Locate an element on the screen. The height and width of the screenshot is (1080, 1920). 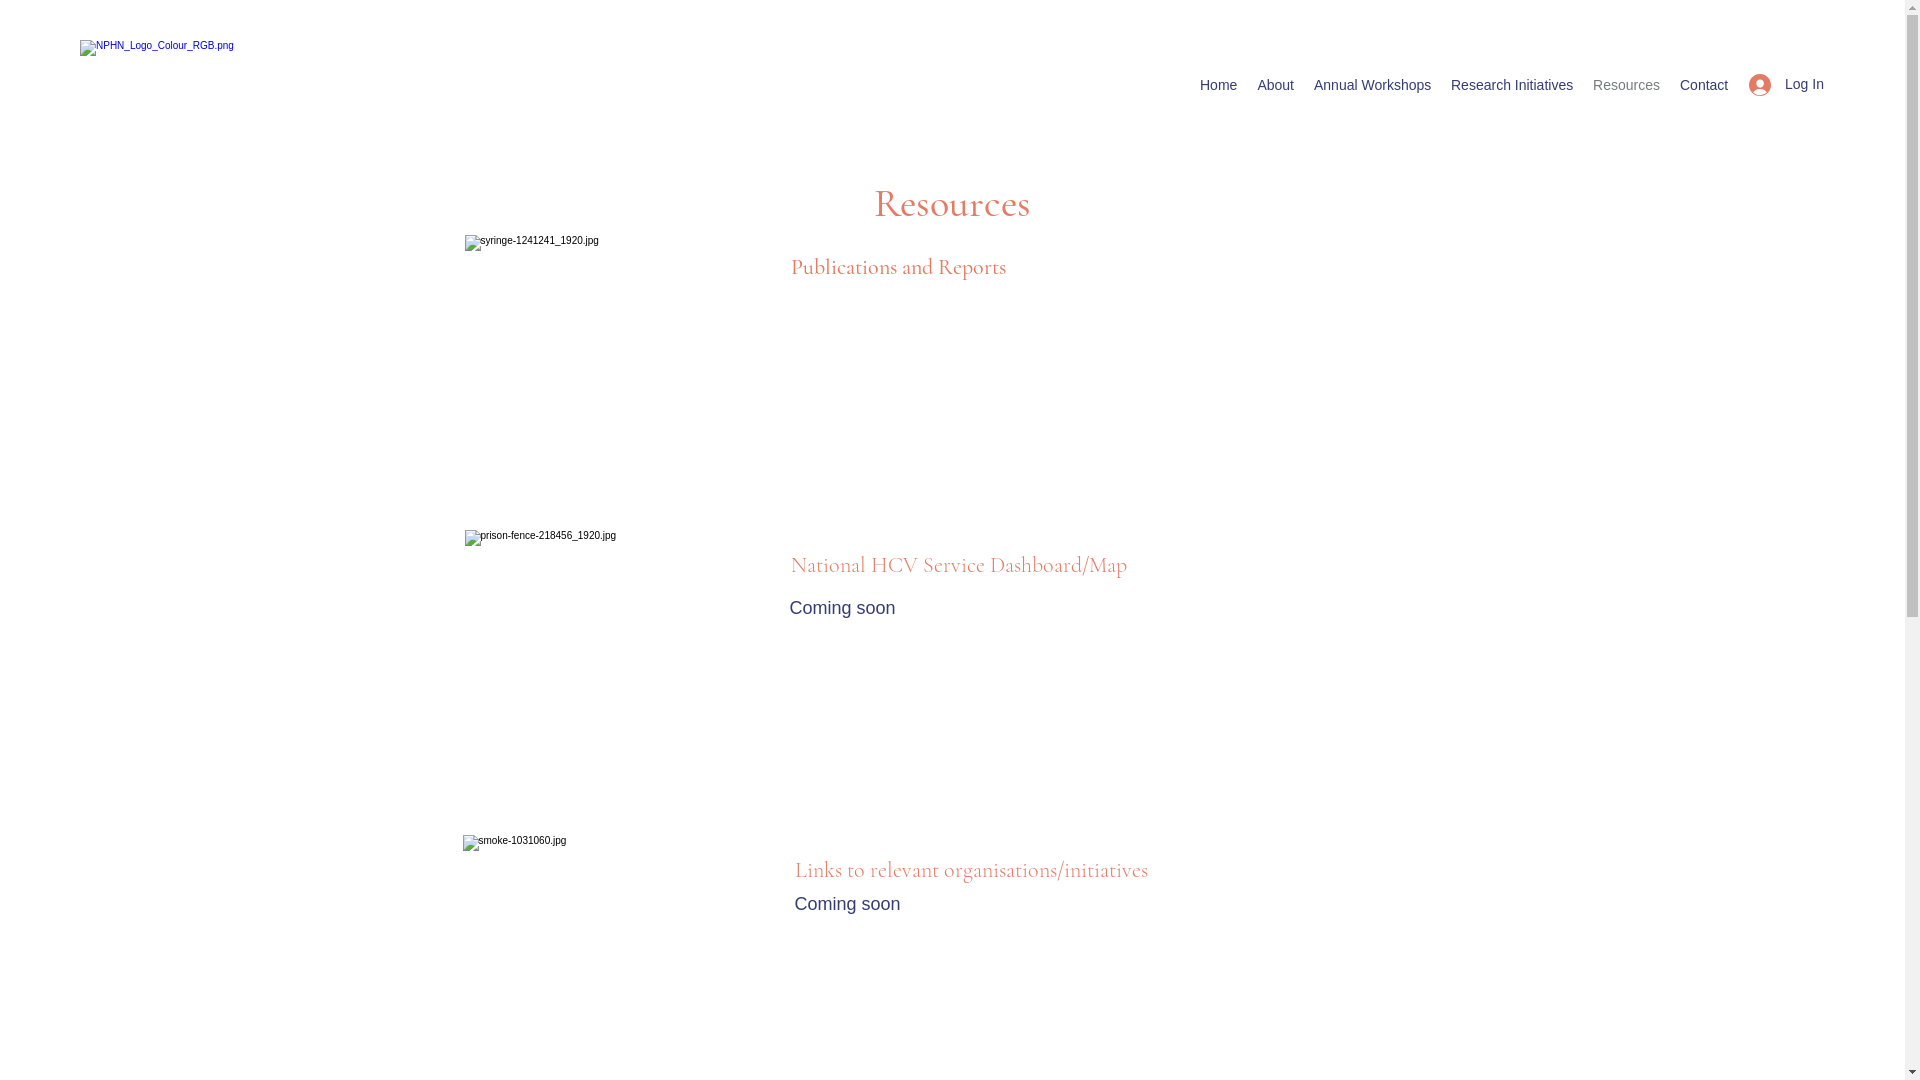
'Research Initiatives' is located at coordinates (1440, 83).